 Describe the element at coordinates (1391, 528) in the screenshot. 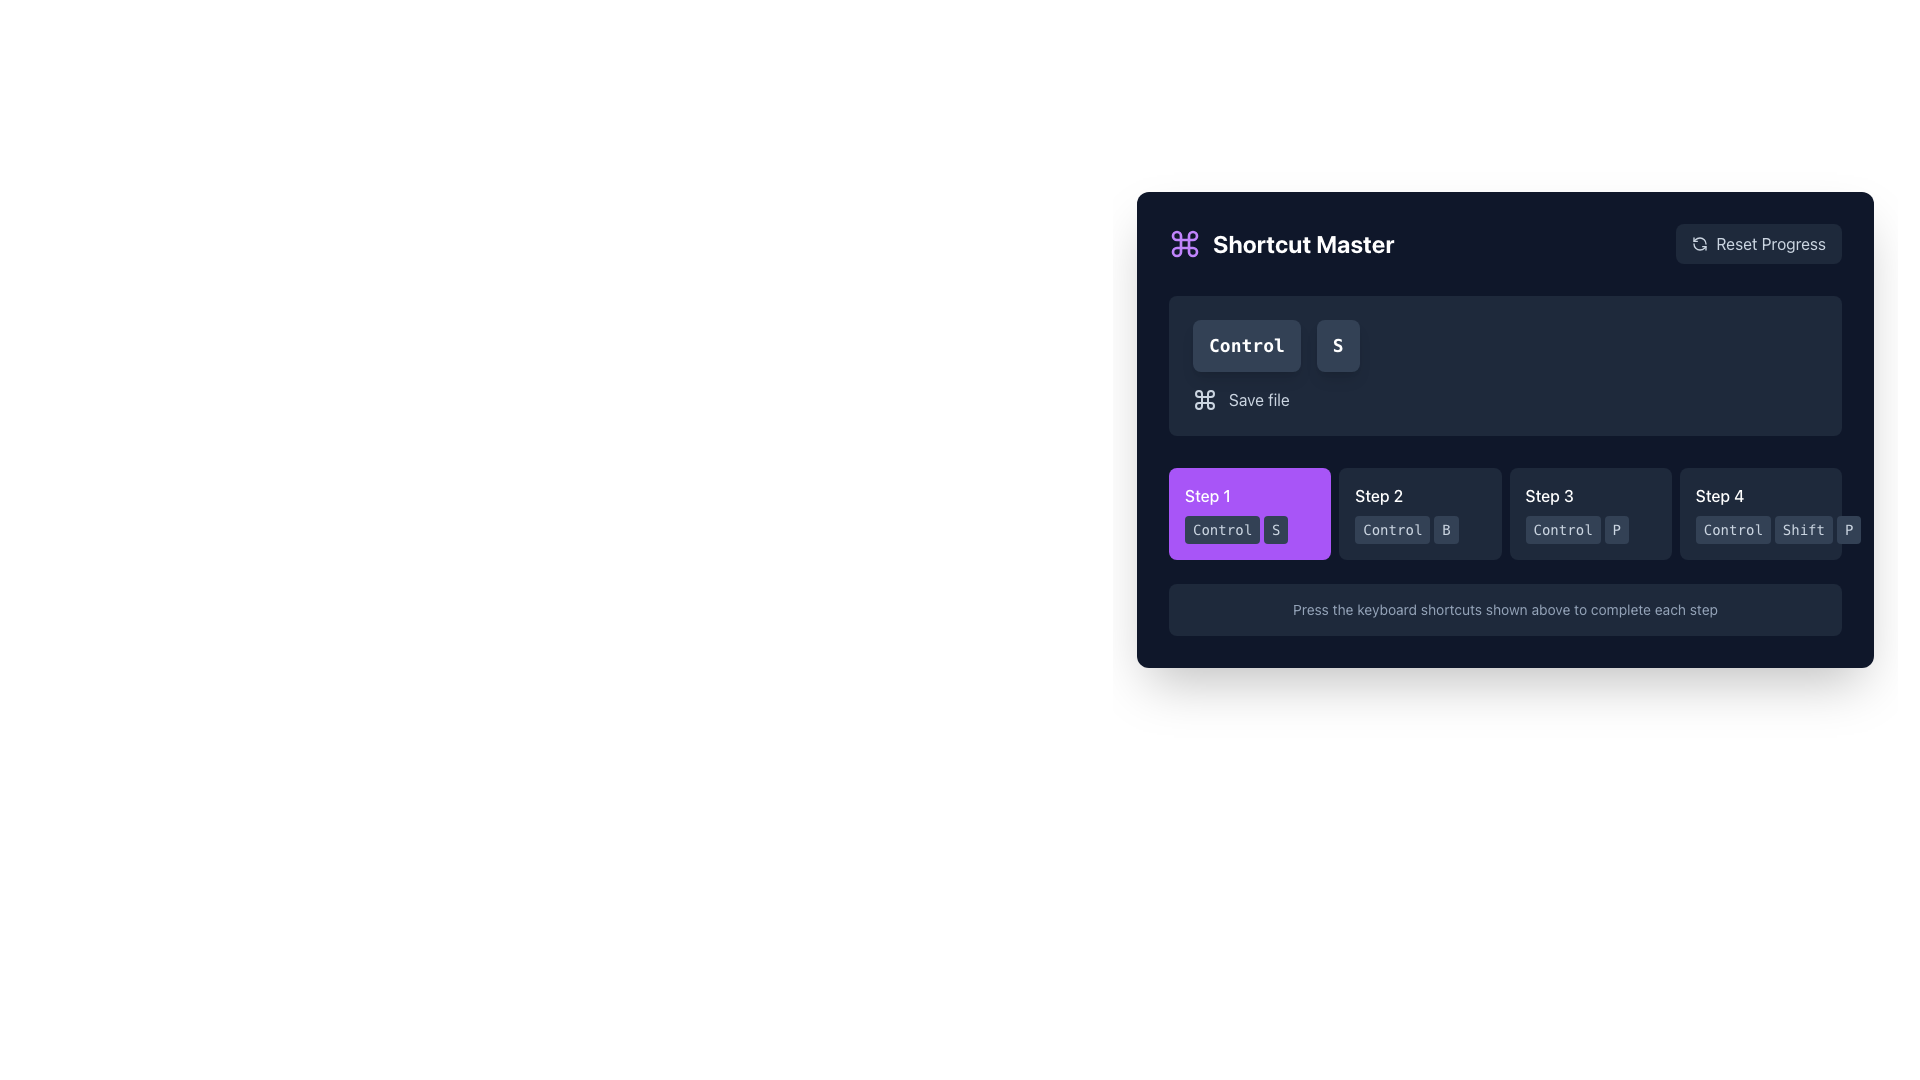

I see `the rectangular text label displaying the word 'Control' with a dark background and light text, located in the second step panel of the interface` at that location.